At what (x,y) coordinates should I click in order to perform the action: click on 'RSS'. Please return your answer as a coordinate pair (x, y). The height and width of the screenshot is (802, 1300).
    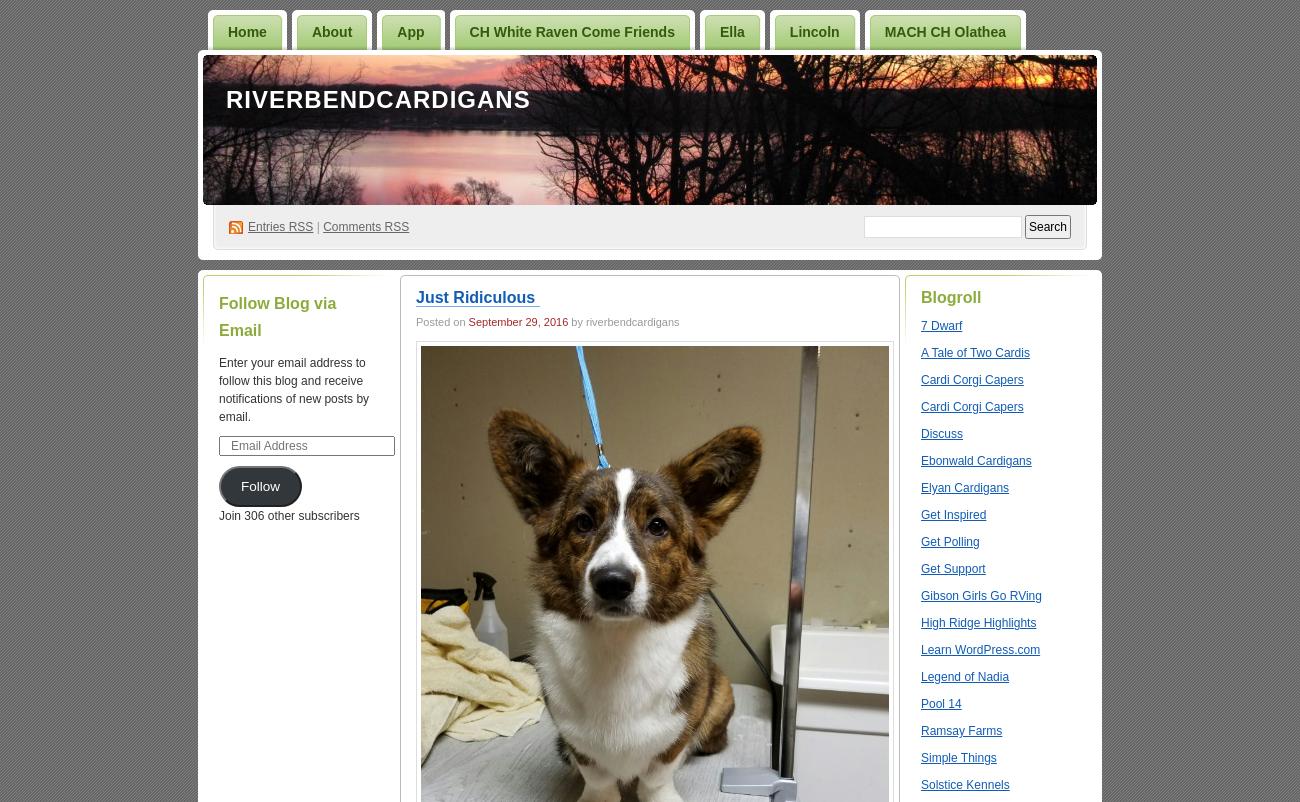
    Looking at the image, I should click on (300, 225).